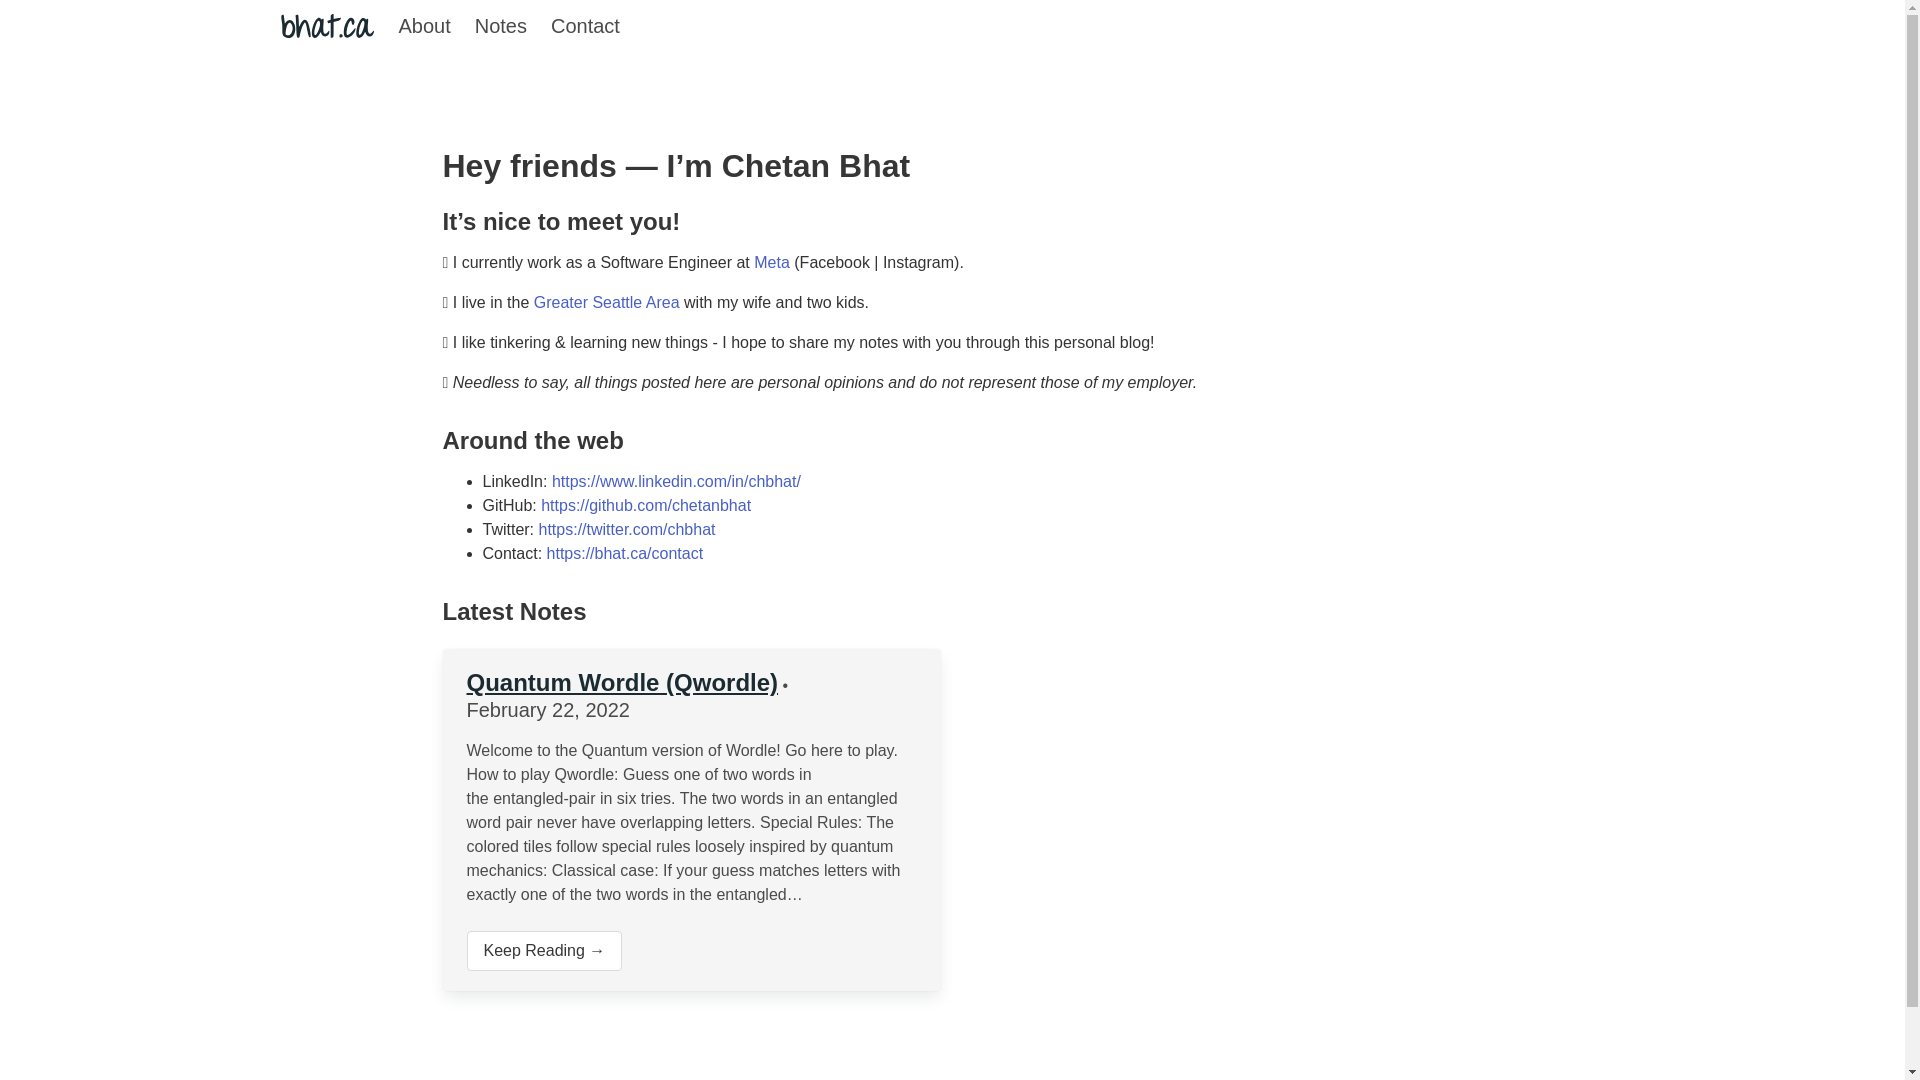 Image resolution: width=1920 pixels, height=1080 pixels. Describe the element at coordinates (626, 528) in the screenshot. I see `'https://twitter.com/chbhat'` at that location.